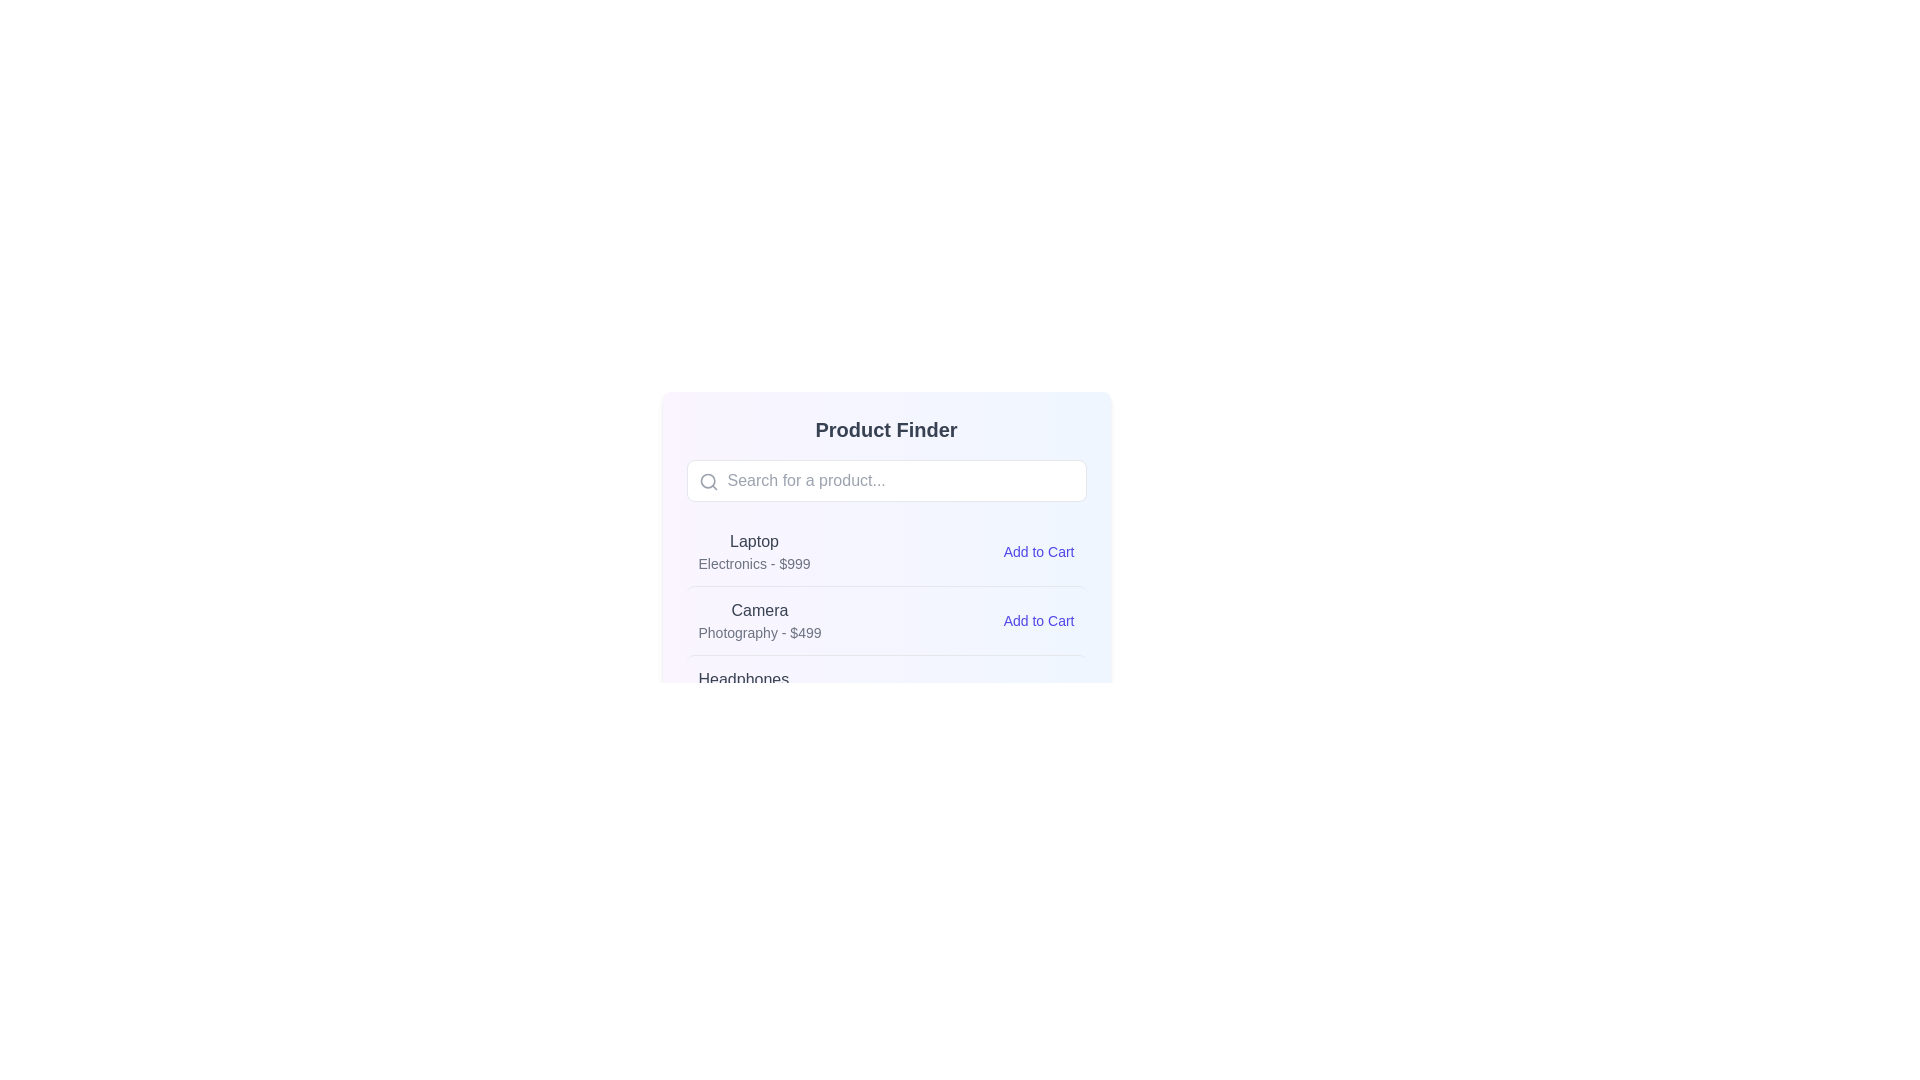 Image resolution: width=1920 pixels, height=1080 pixels. Describe the element at coordinates (742, 678) in the screenshot. I see `the text label that reads 'Headphones', styled in medium font weight and gray color, located in the 'Product Finder' section beneath other items` at that location.